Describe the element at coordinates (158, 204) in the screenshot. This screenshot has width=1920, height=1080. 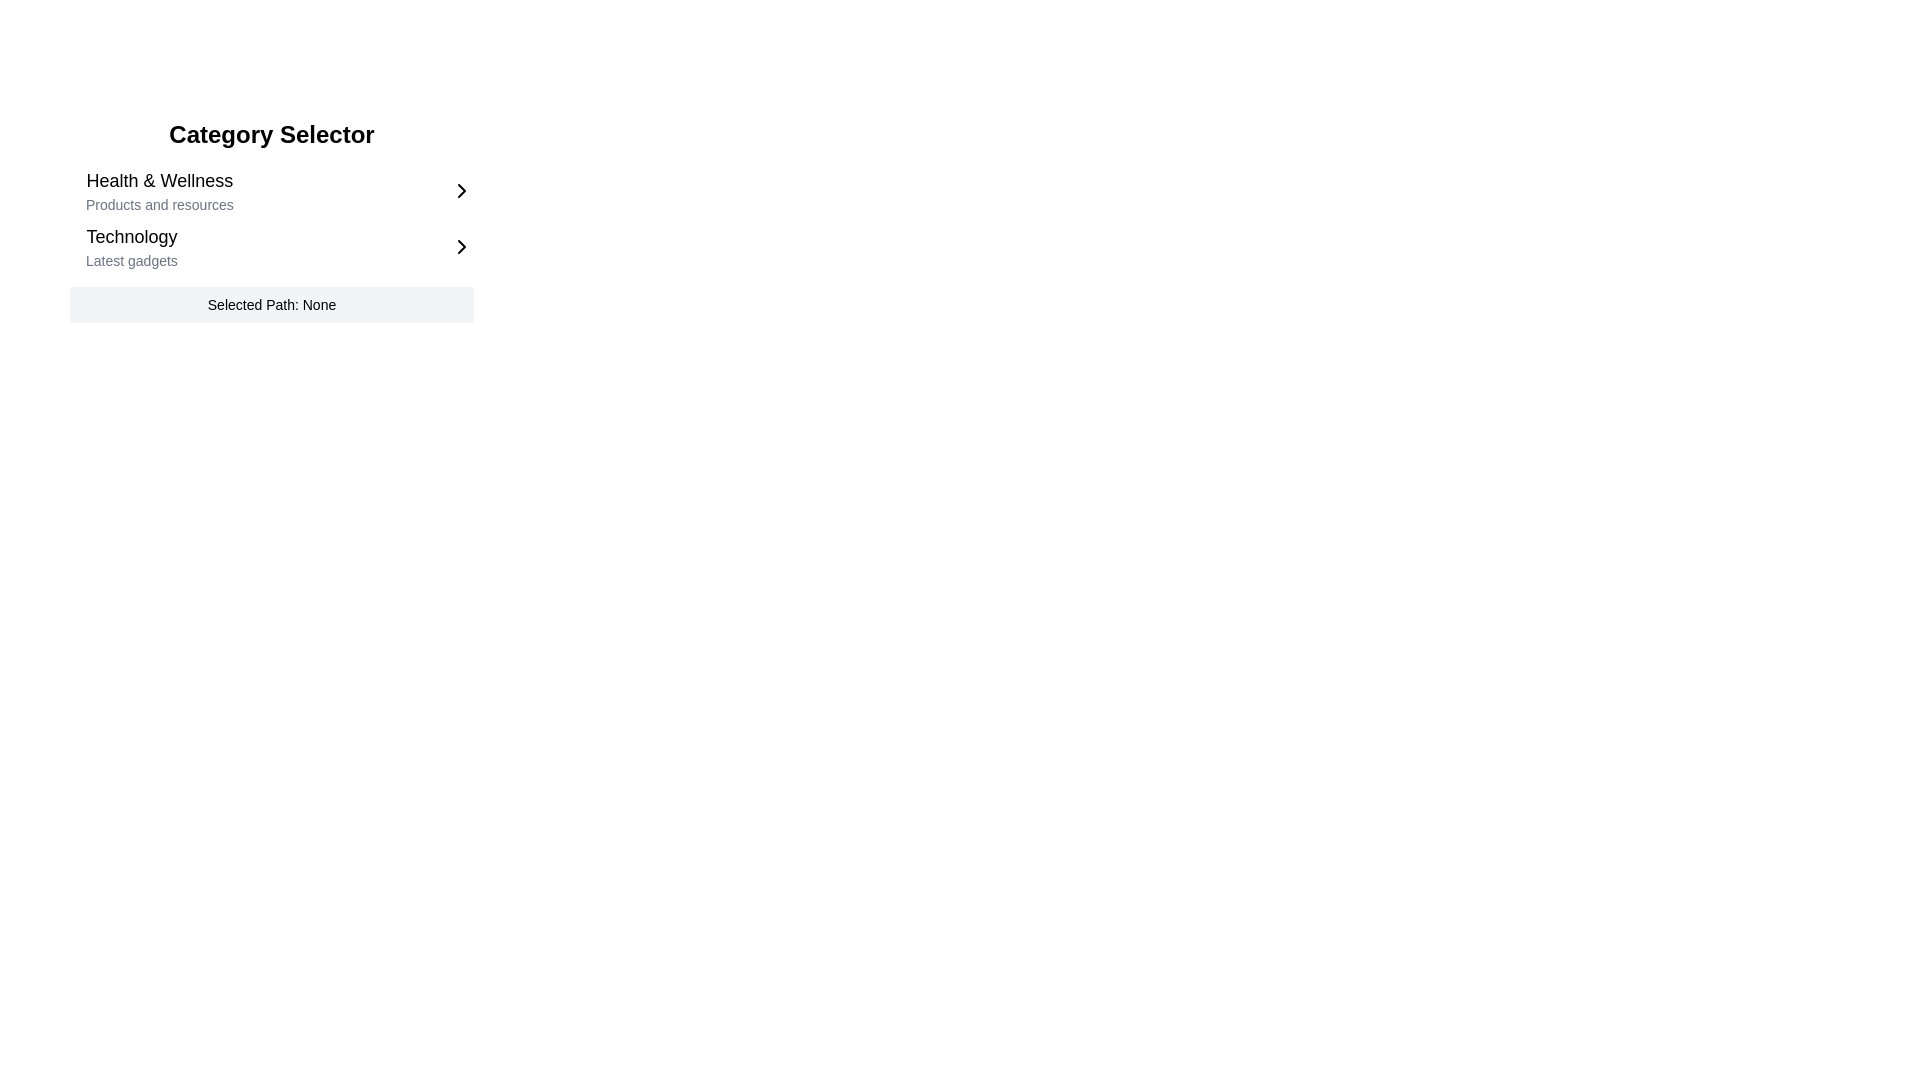
I see `the descriptive text label that provides additional context related to 'Health & Wellness', positioned underneath the main heading` at that location.